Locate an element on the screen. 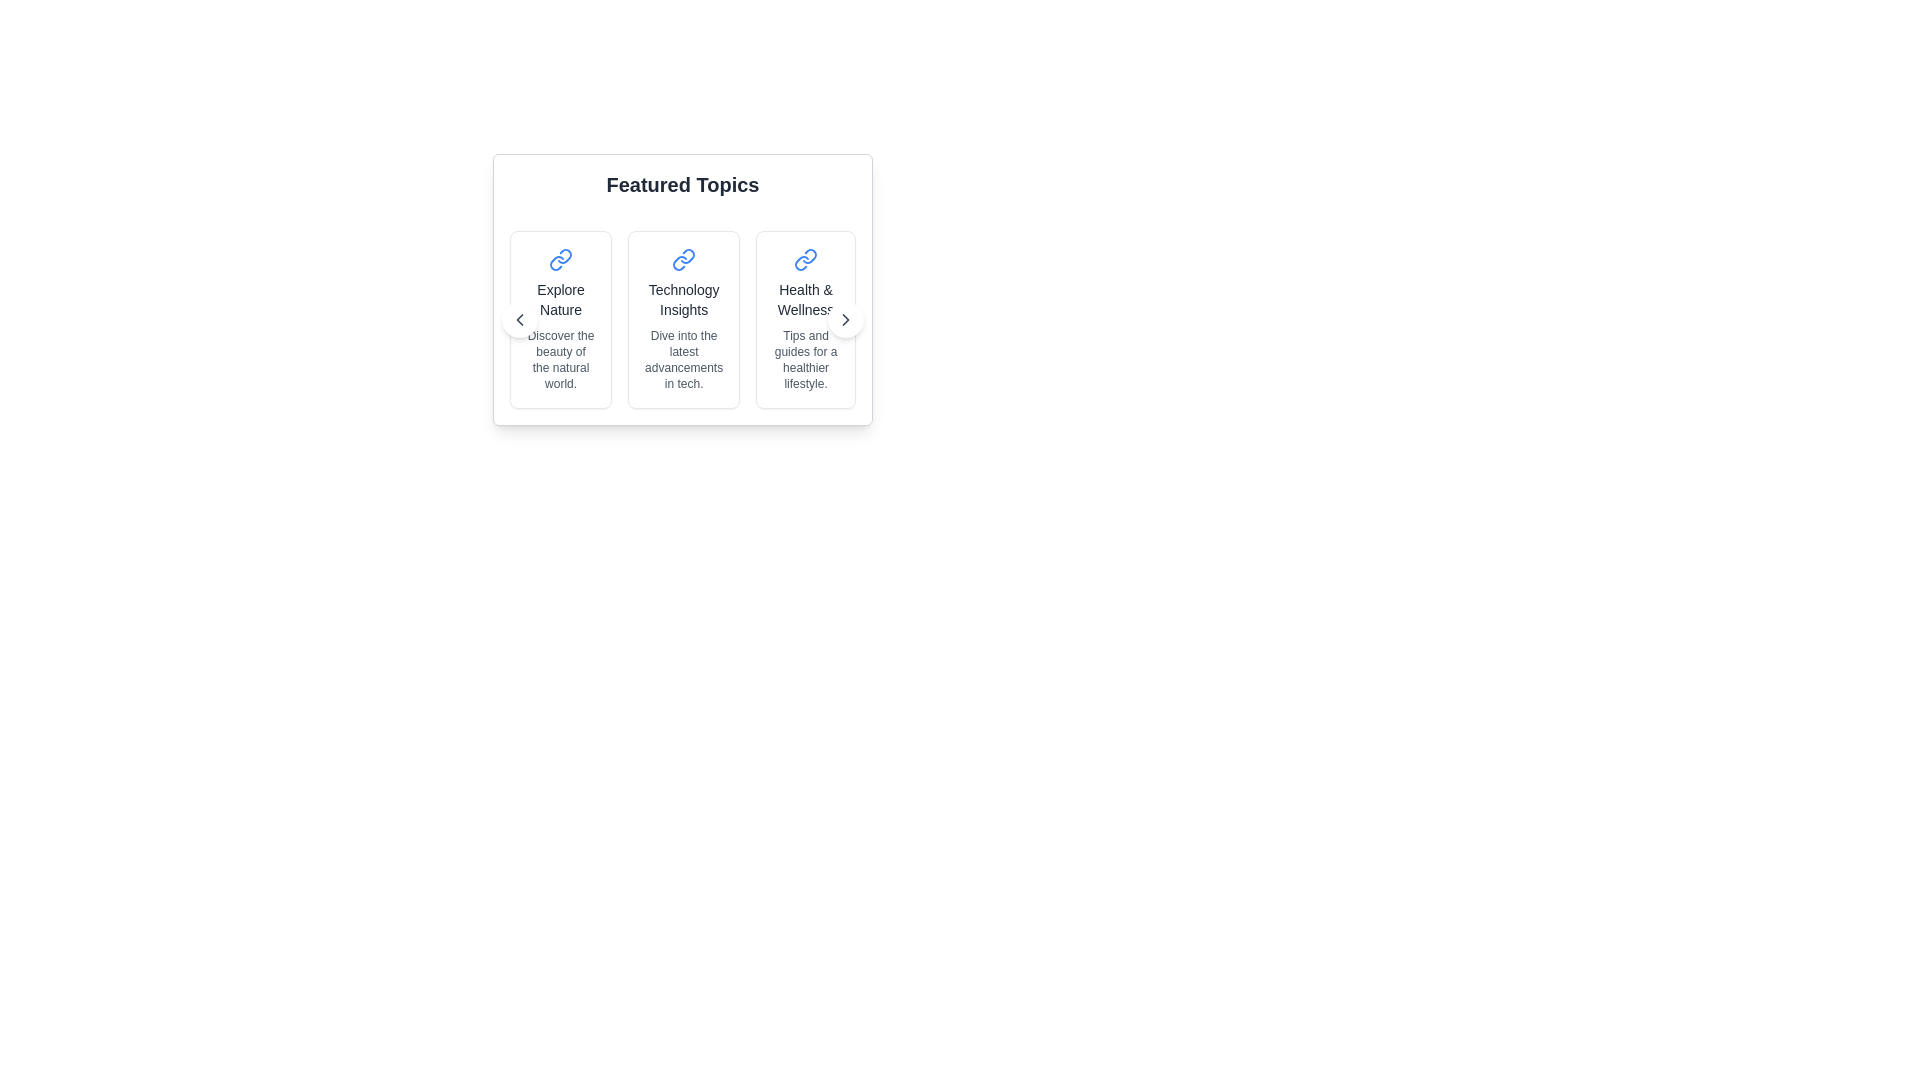  the blue chain link icon located at the upper section of the 'Explore Nature' card is located at coordinates (560, 258).